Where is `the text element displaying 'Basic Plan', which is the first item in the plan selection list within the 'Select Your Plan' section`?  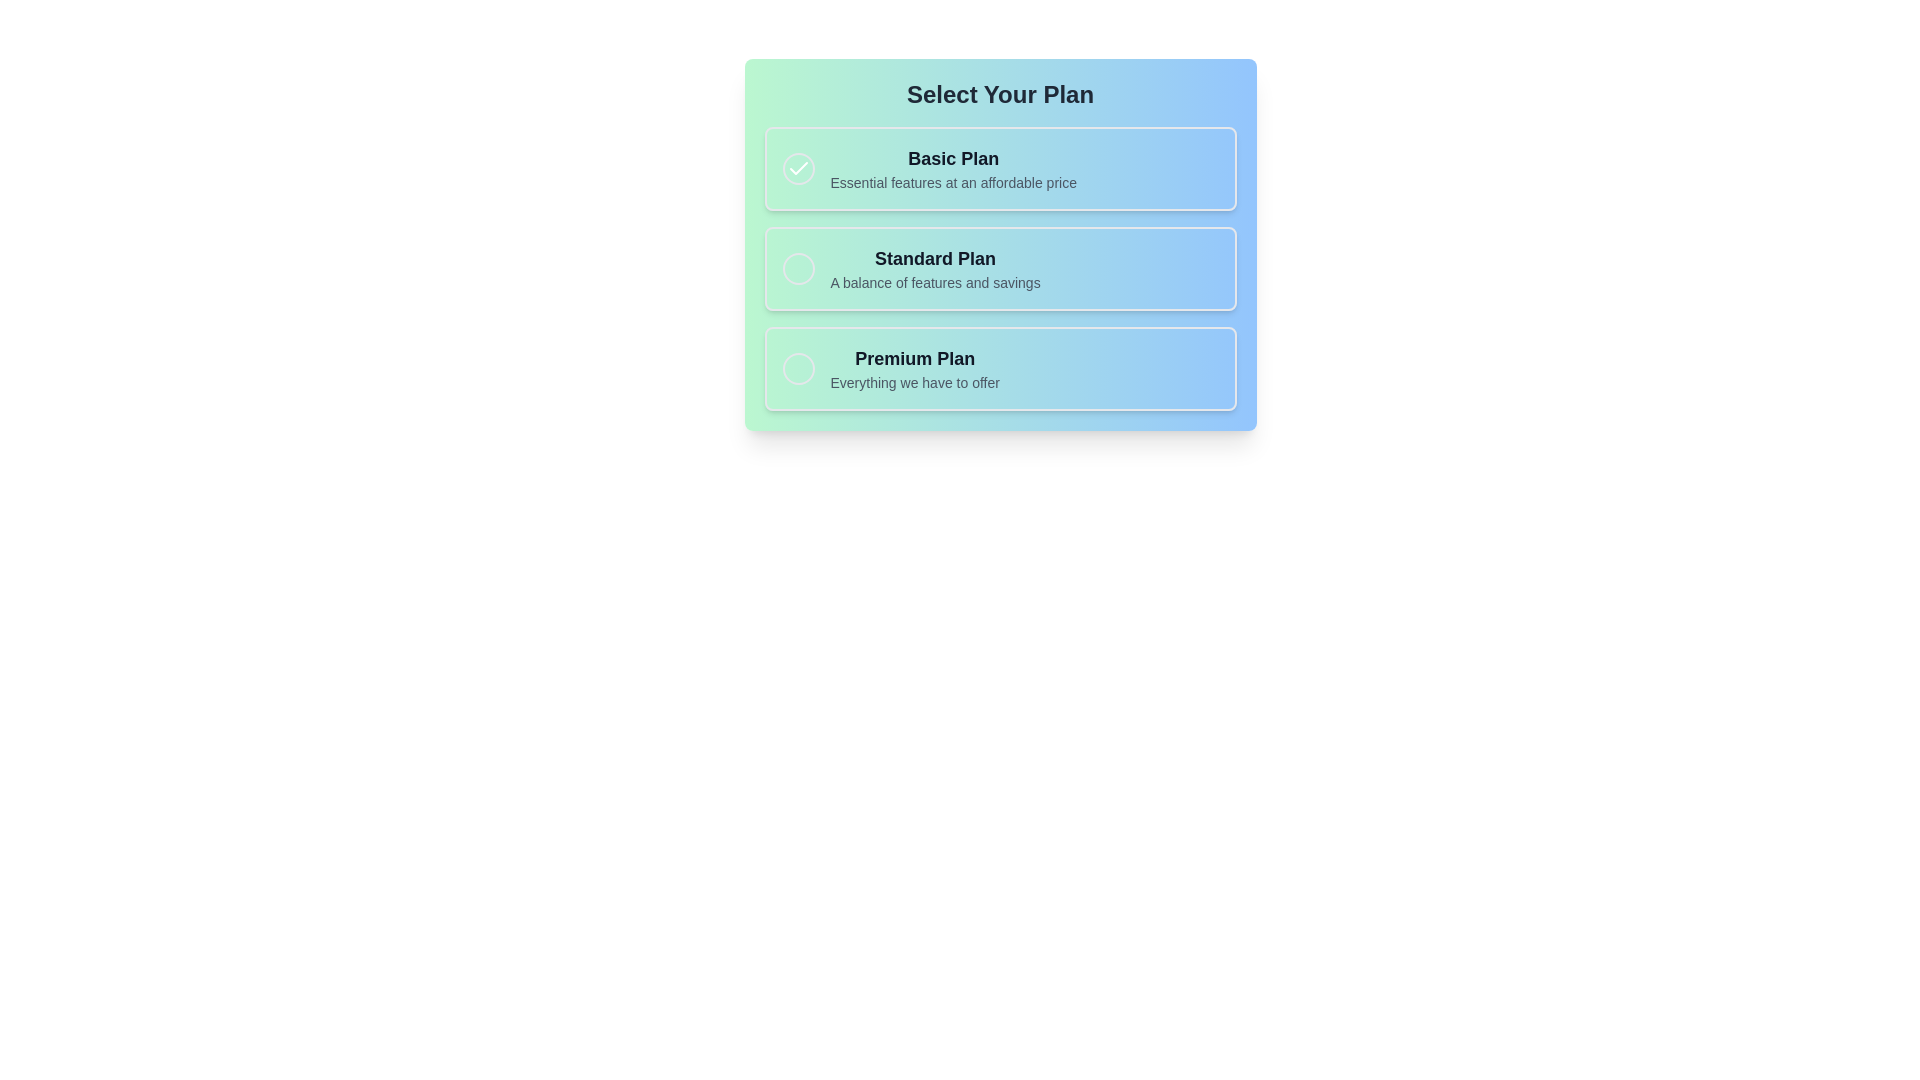
the text element displaying 'Basic Plan', which is the first item in the plan selection list within the 'Select Your Plan' section is located at coordinates (952, 157).